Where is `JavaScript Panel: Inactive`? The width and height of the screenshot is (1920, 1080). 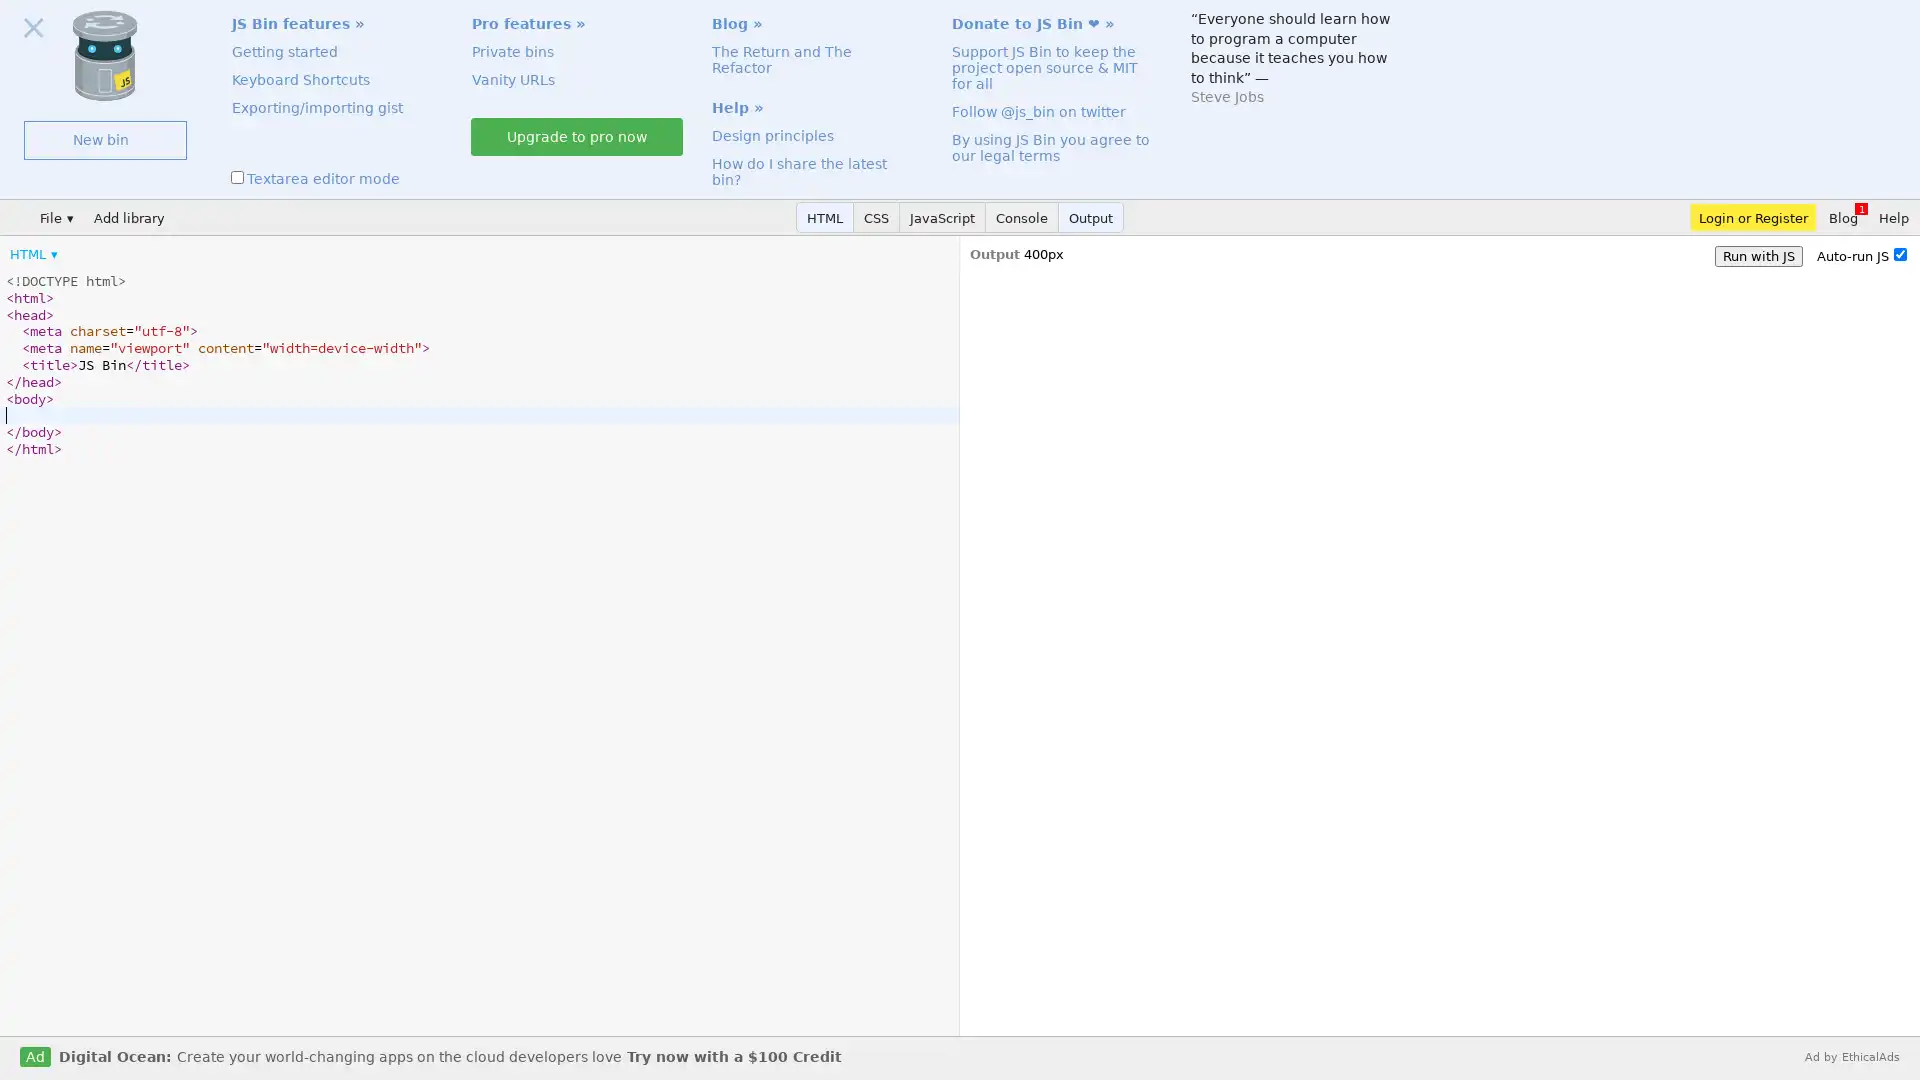 JavaScript Panel: Inactive is located at coordinates (941, 217).